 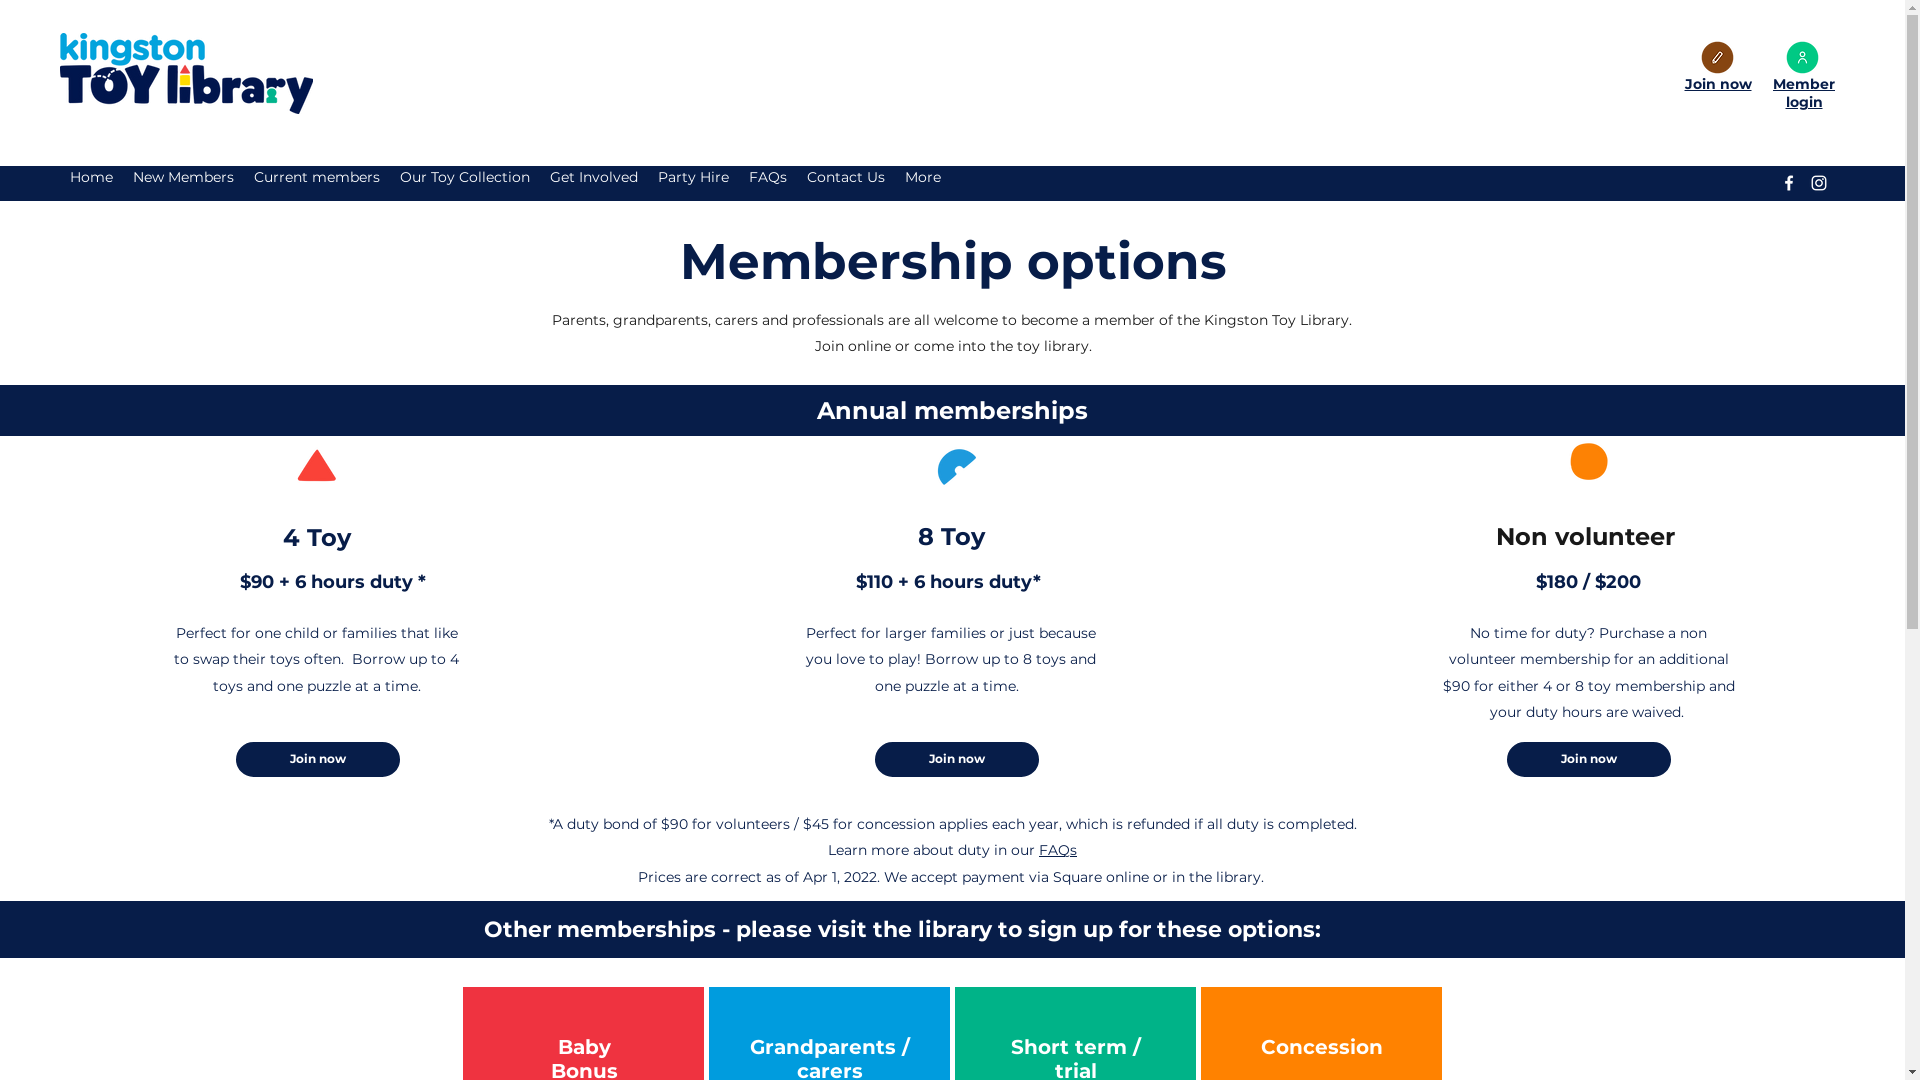 I want to click on 'Contact Us', so click(x=795, y=182).